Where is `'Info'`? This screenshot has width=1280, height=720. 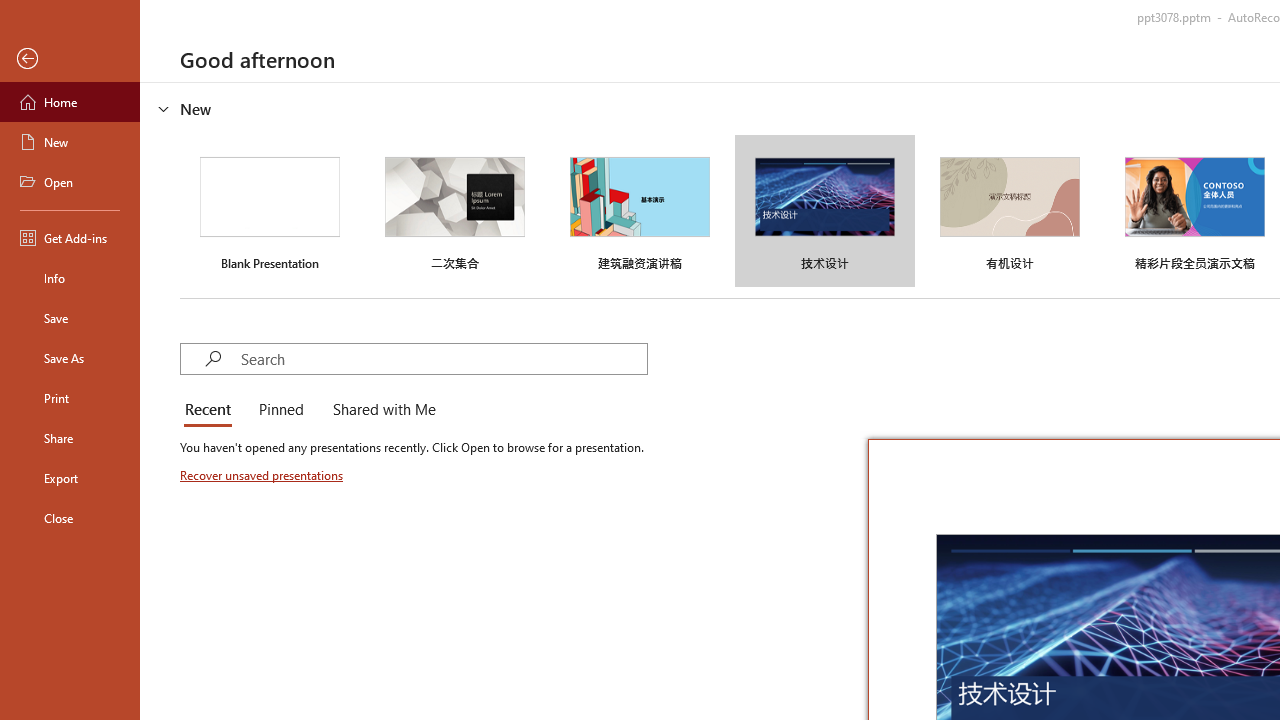
'Info' is located at coordinates (69, 277).